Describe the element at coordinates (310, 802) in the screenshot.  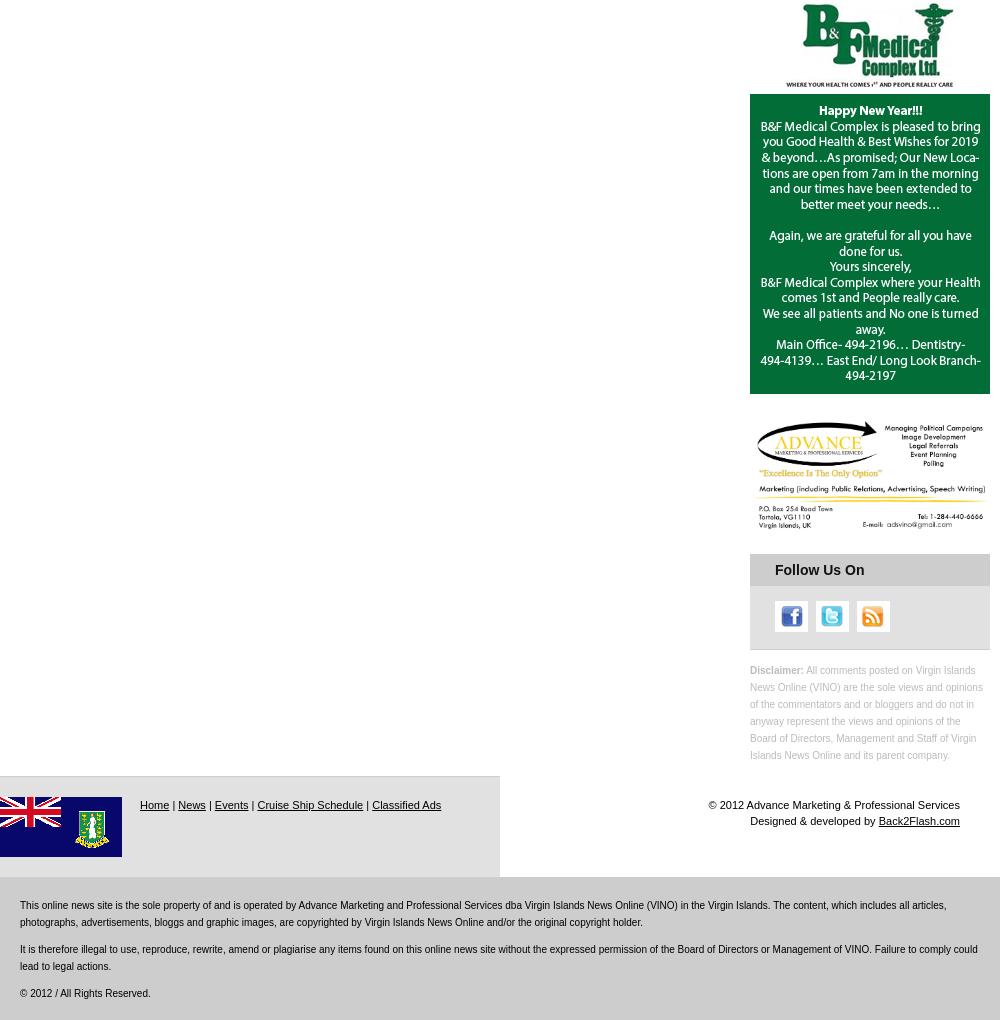
I see `'Cruise Ship Schedule'` at that location.